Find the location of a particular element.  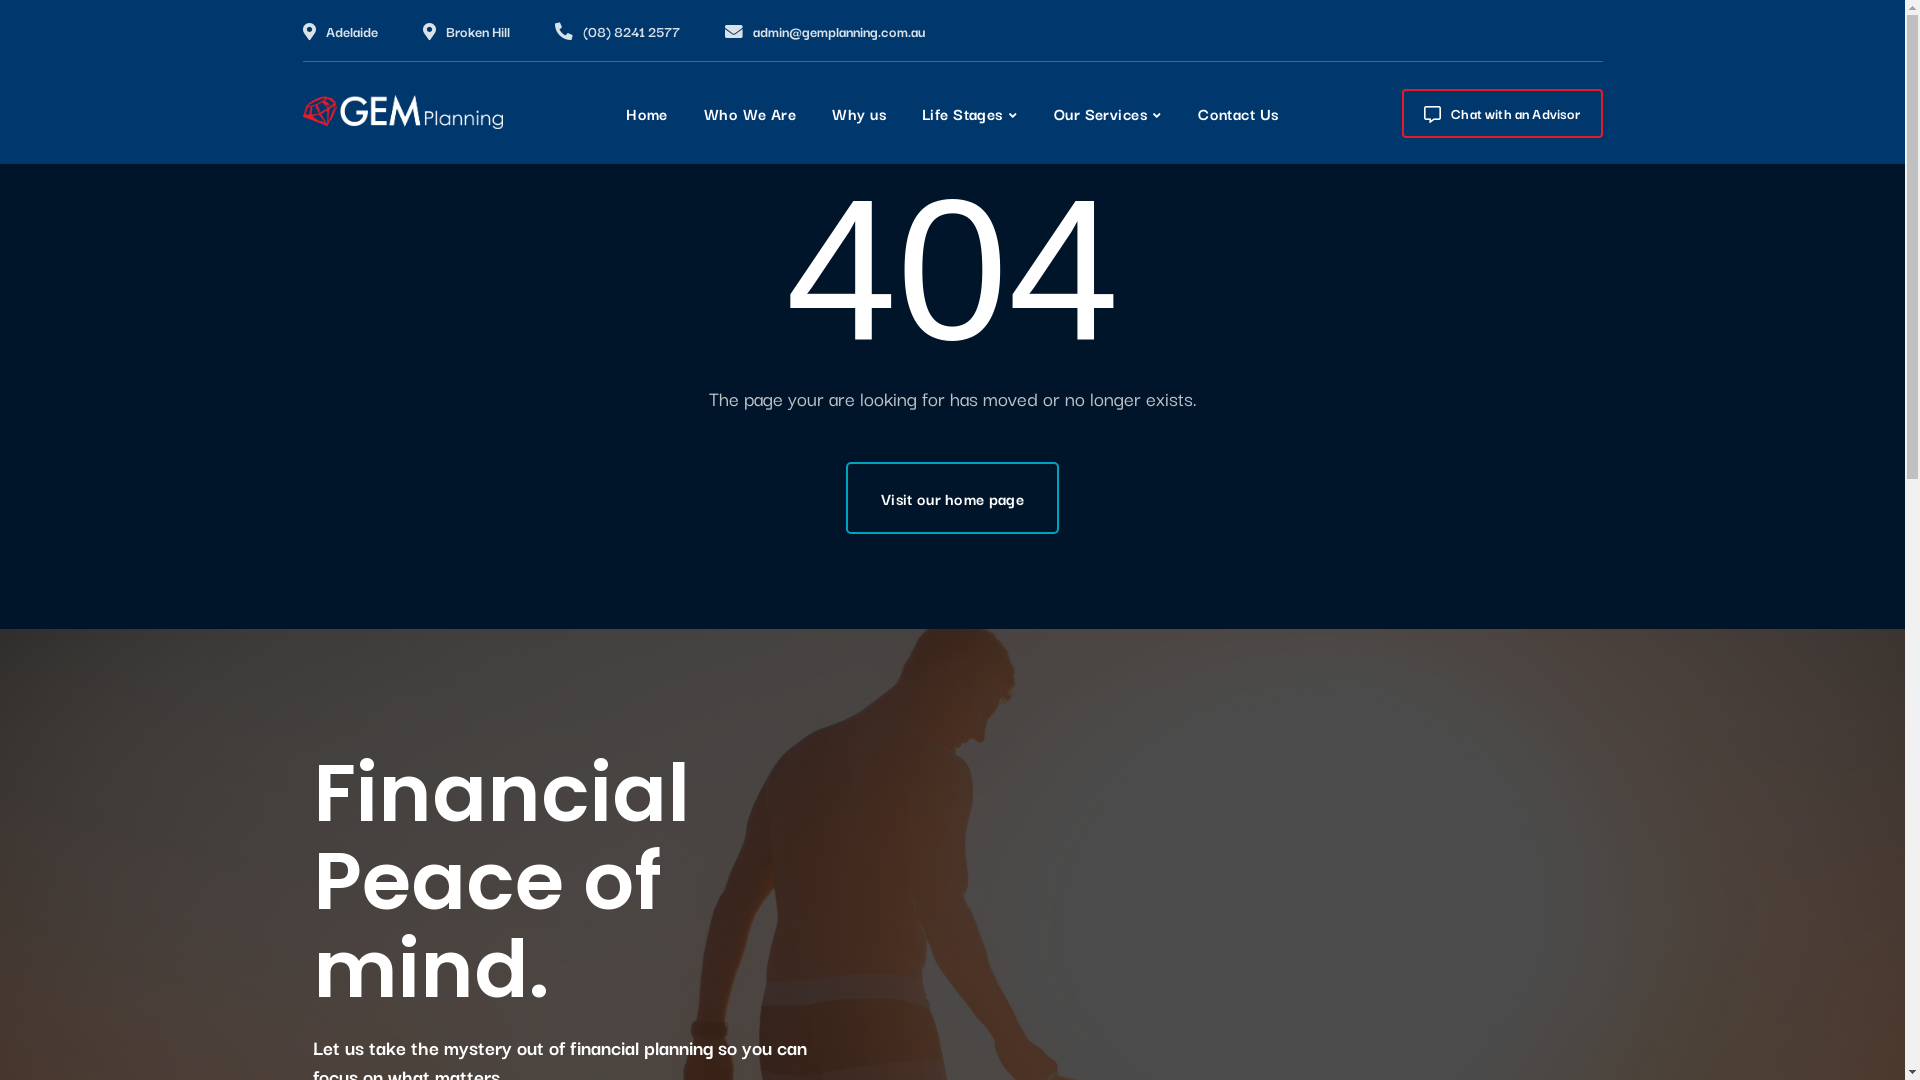

'admin@gemplanning.com.au' is located at coordinates (838, 30).